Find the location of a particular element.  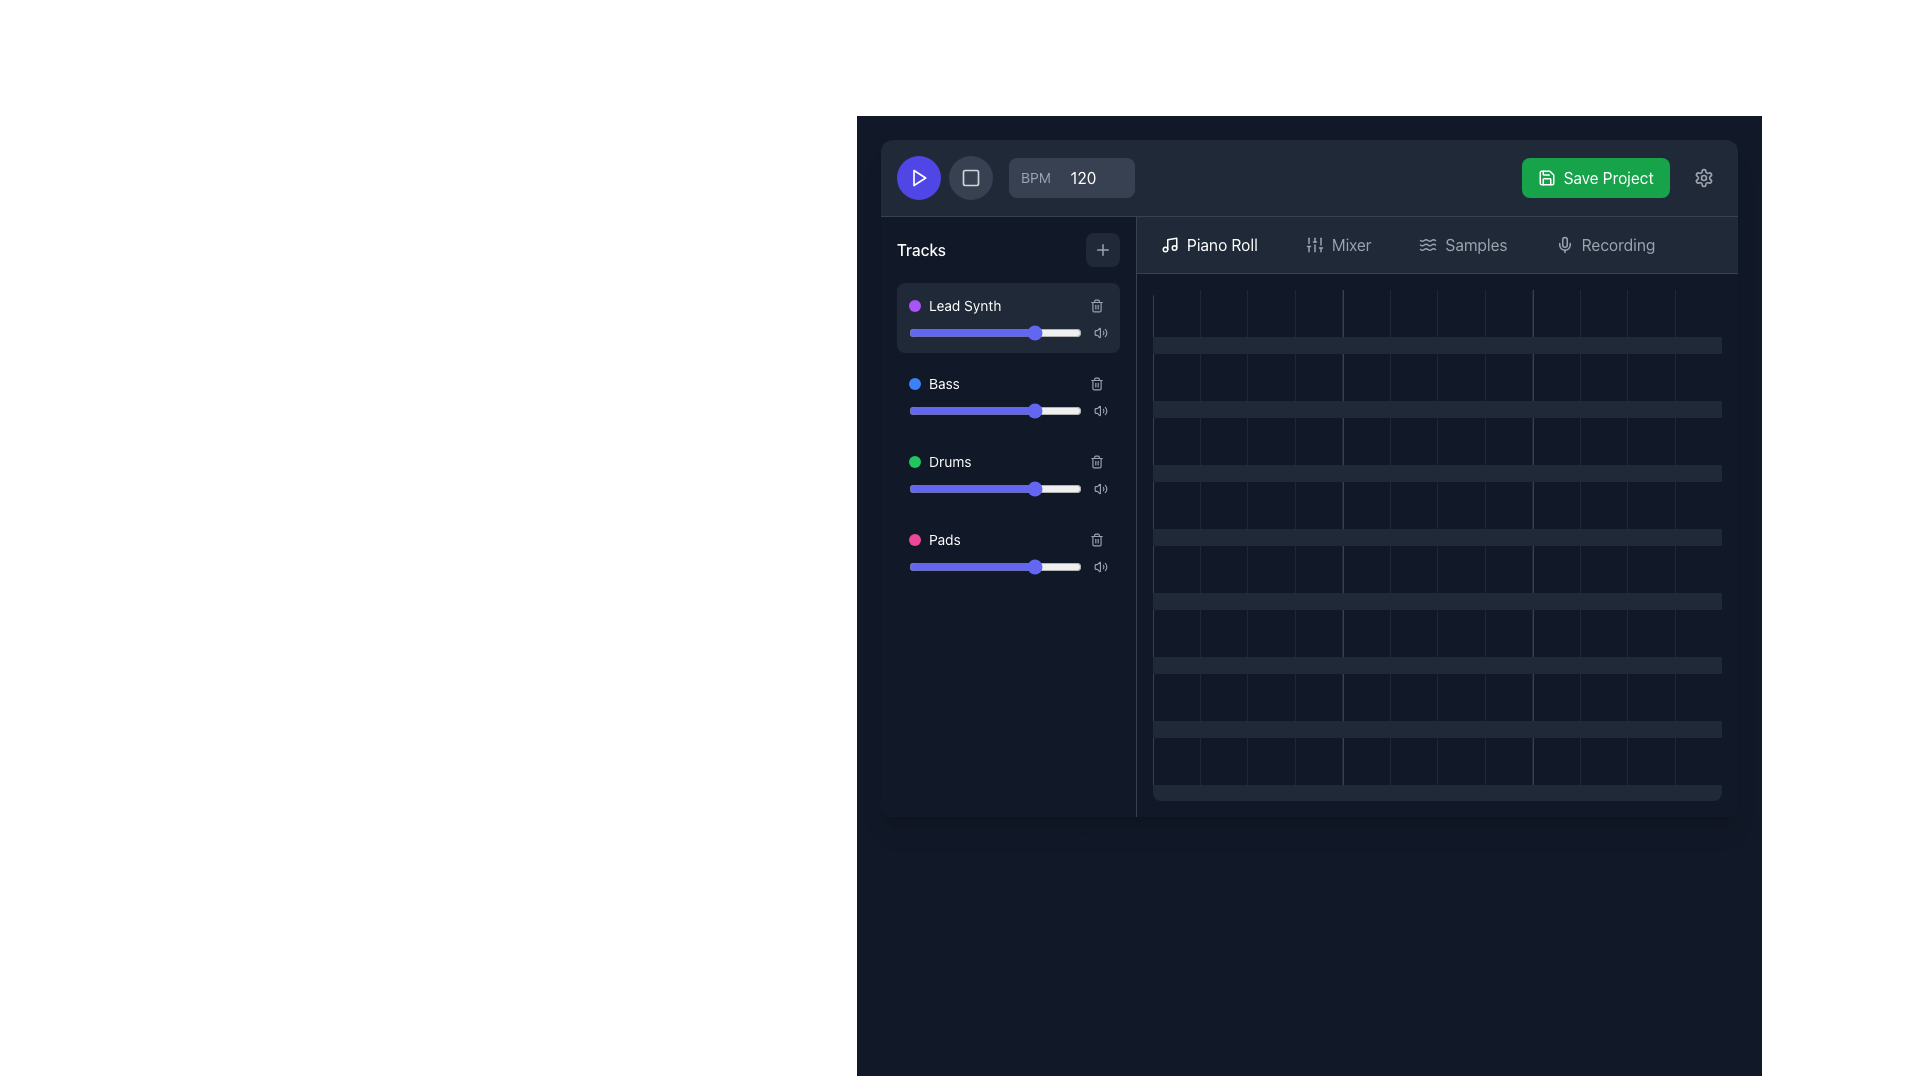

the square-shaped grid cell located in the top row and eighth column of the grid layout is located at coordinates (1508, 313).